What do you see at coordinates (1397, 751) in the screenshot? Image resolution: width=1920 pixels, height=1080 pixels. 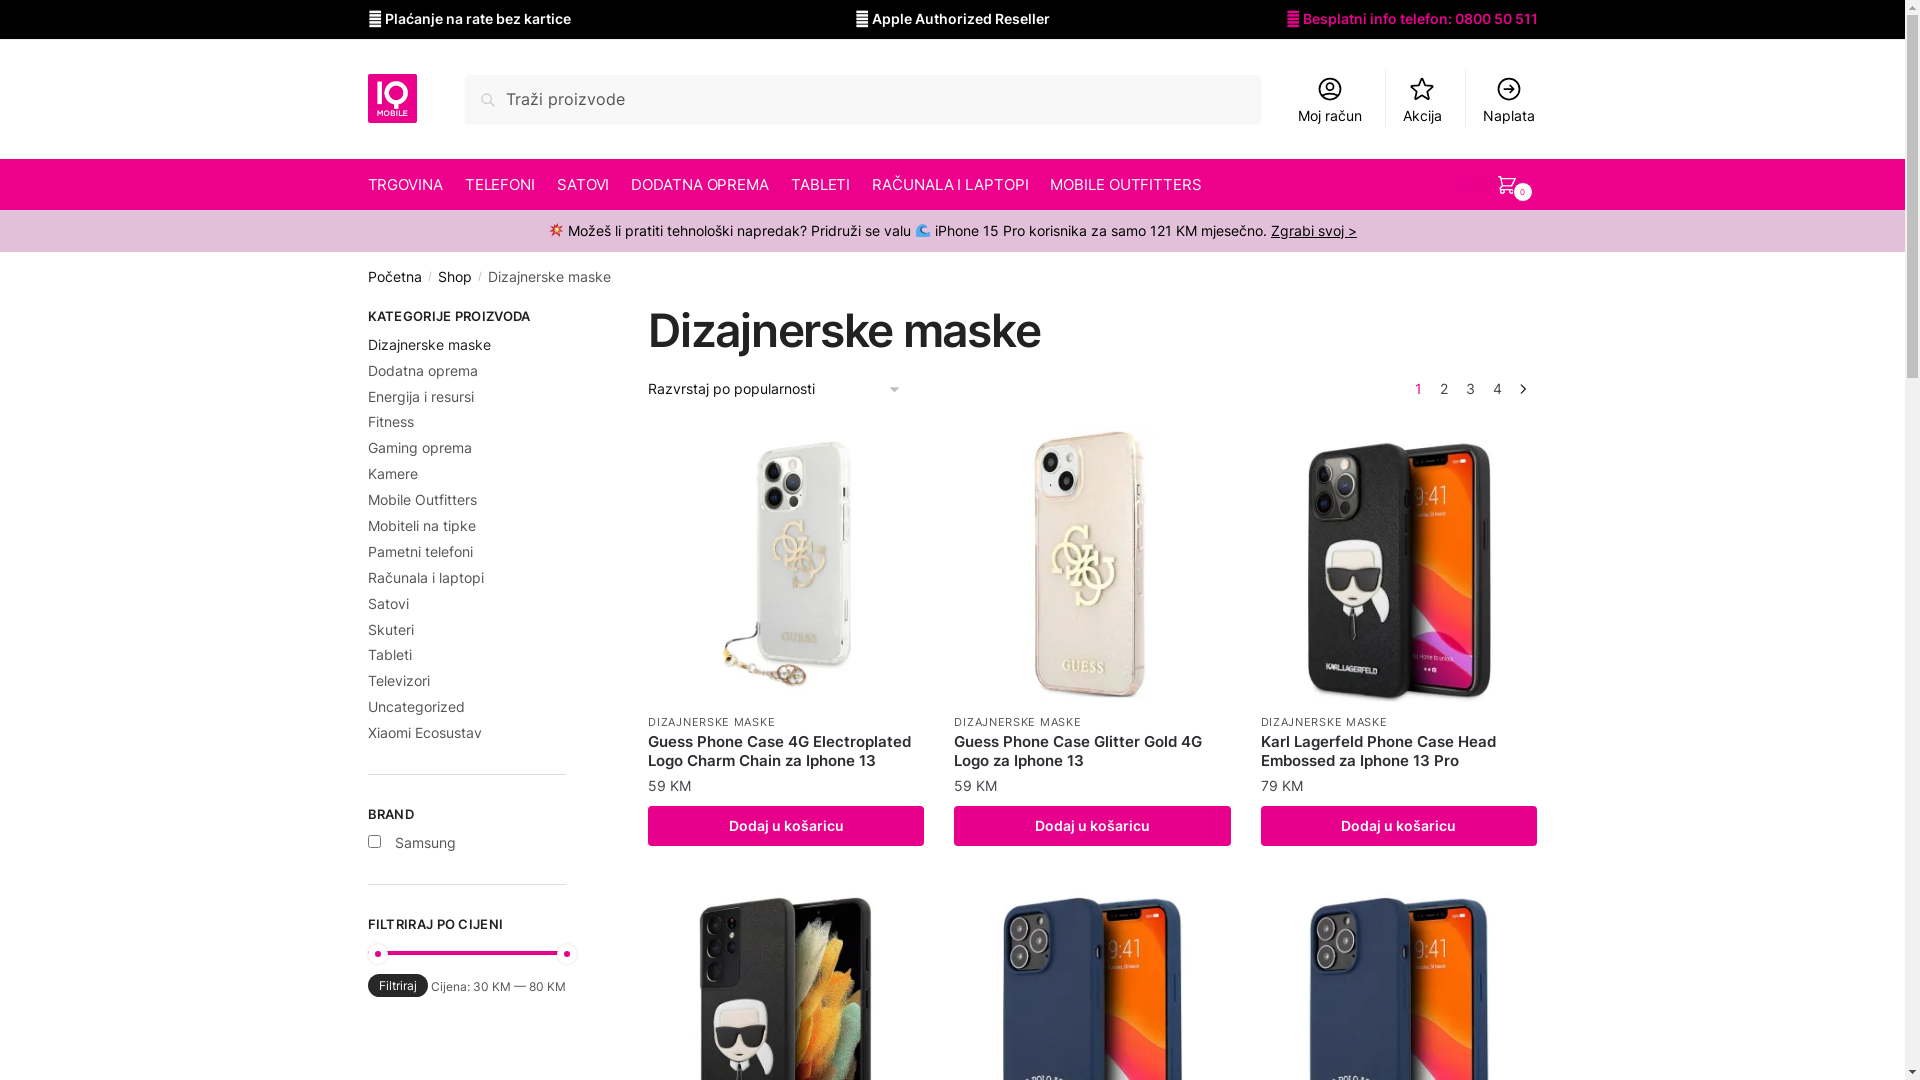 I see `'Karl Lagerfeld Phone Case Head Embossed za Iphone 13 Pro'` at bounding box center [1397, 751].